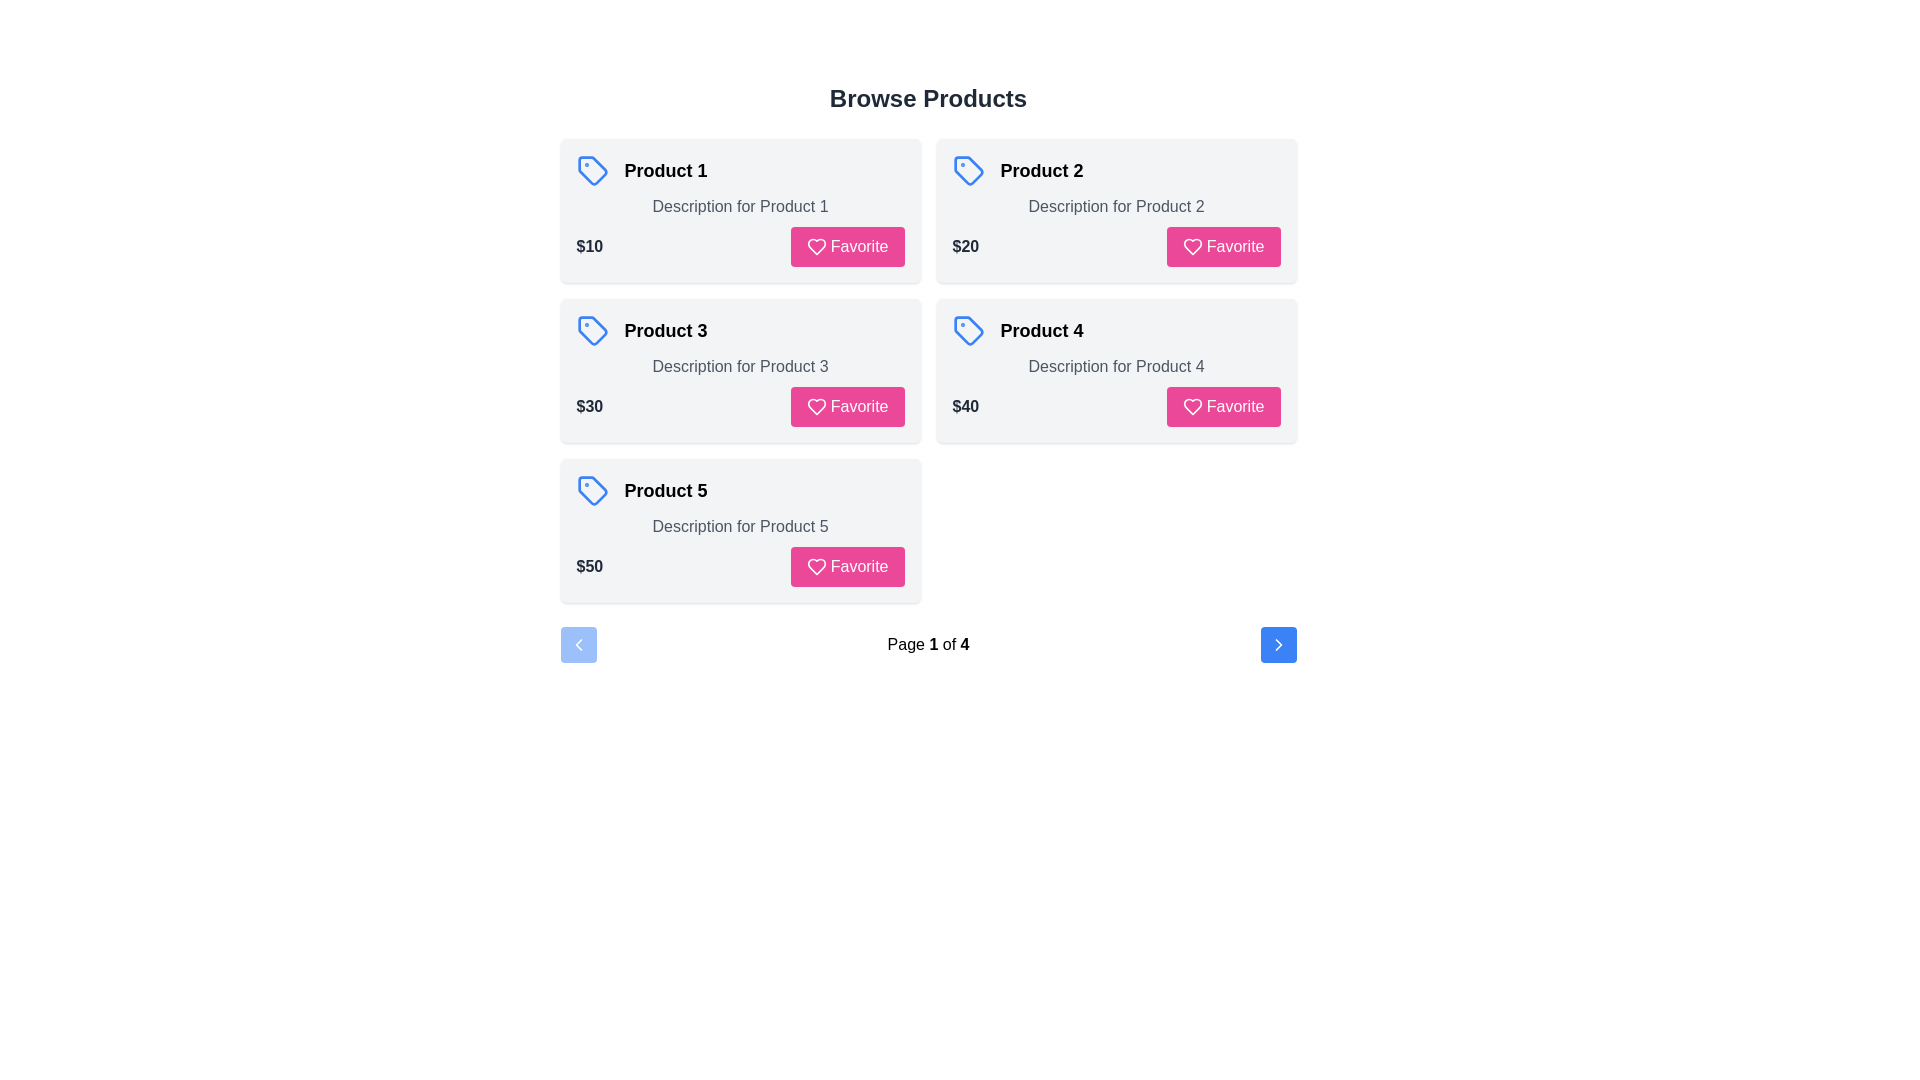 The height and width of the screenshot is (1080, 1920). What do you see at coordinates (927, 644) in the screenshot?
I see `the pagination indicator text label displaying 'Page 1 of 4', which is located at the center-bottom of the interface` at bounding box center [927, 644].